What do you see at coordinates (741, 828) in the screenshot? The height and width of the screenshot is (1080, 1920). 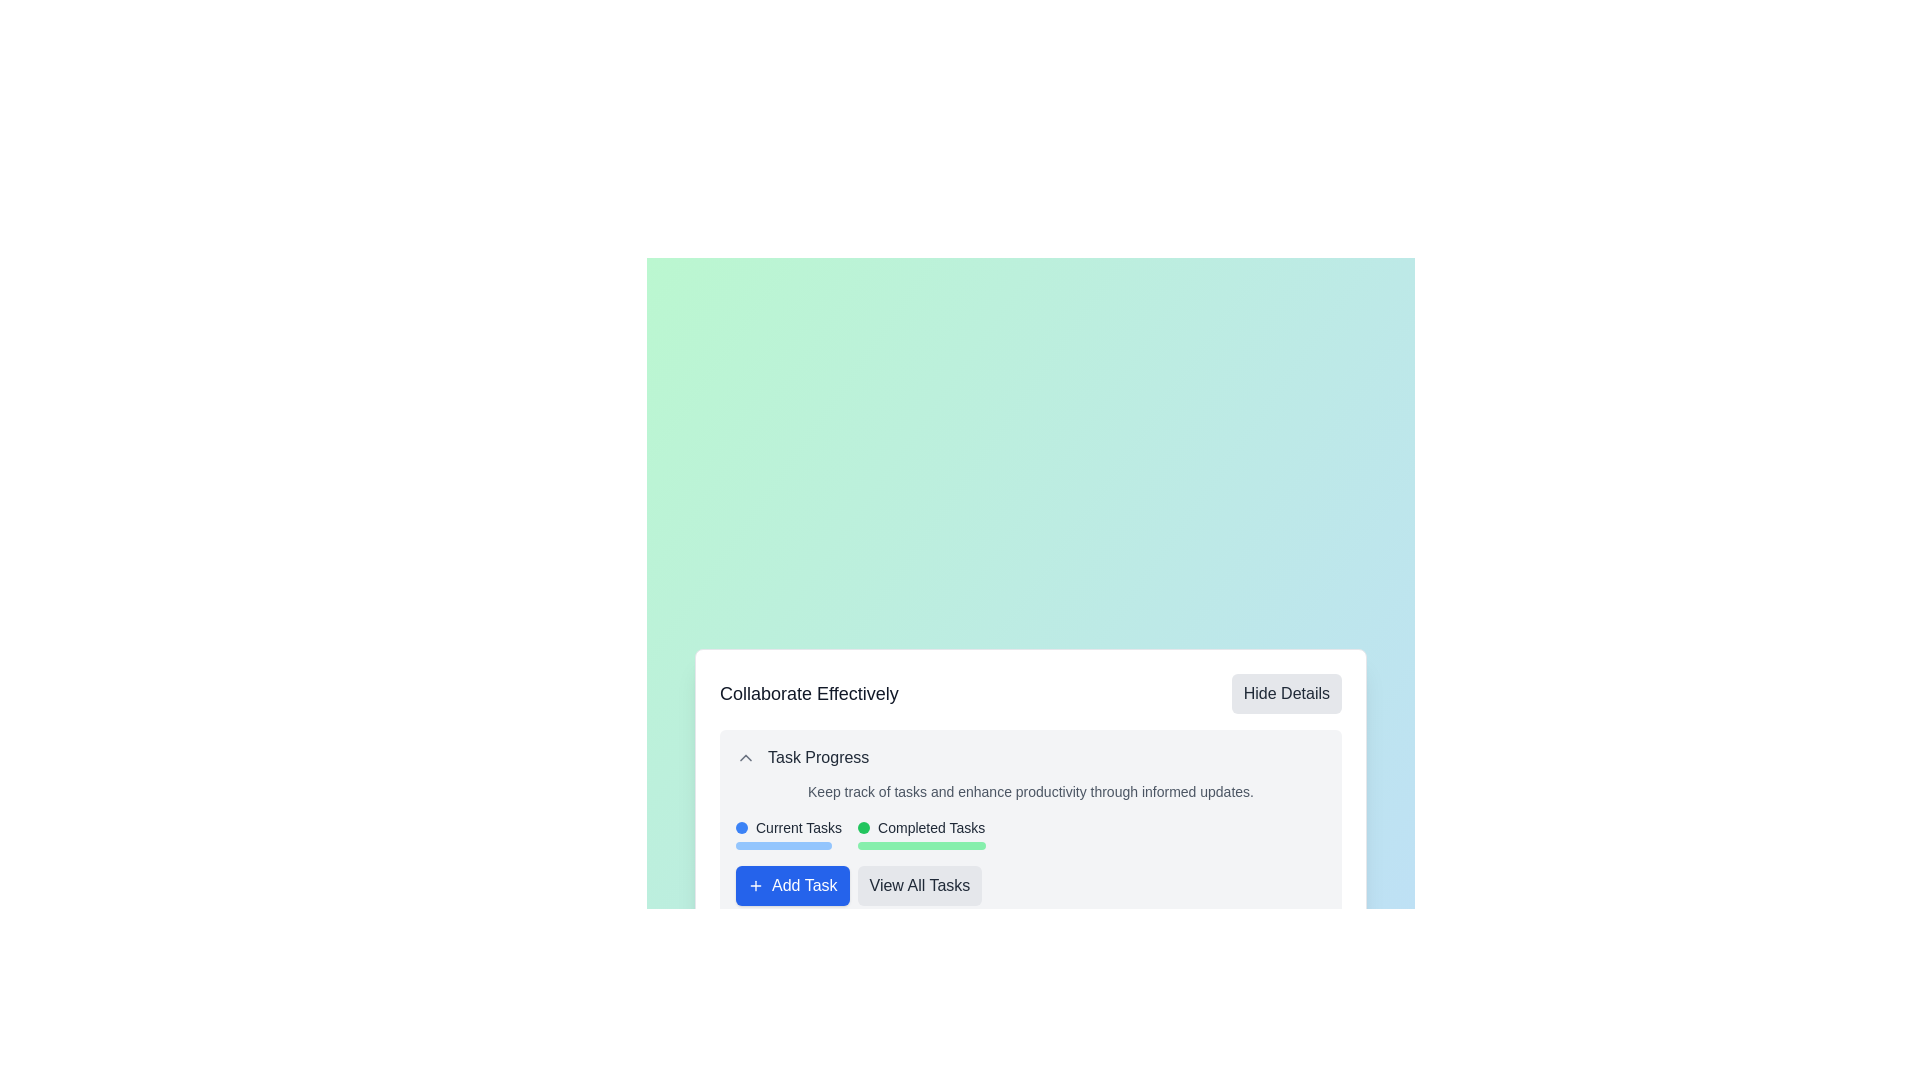 I see `icon indicator associated with the 'Current Tasks' label for its styling or attributes` at bounding box center [741, 828].